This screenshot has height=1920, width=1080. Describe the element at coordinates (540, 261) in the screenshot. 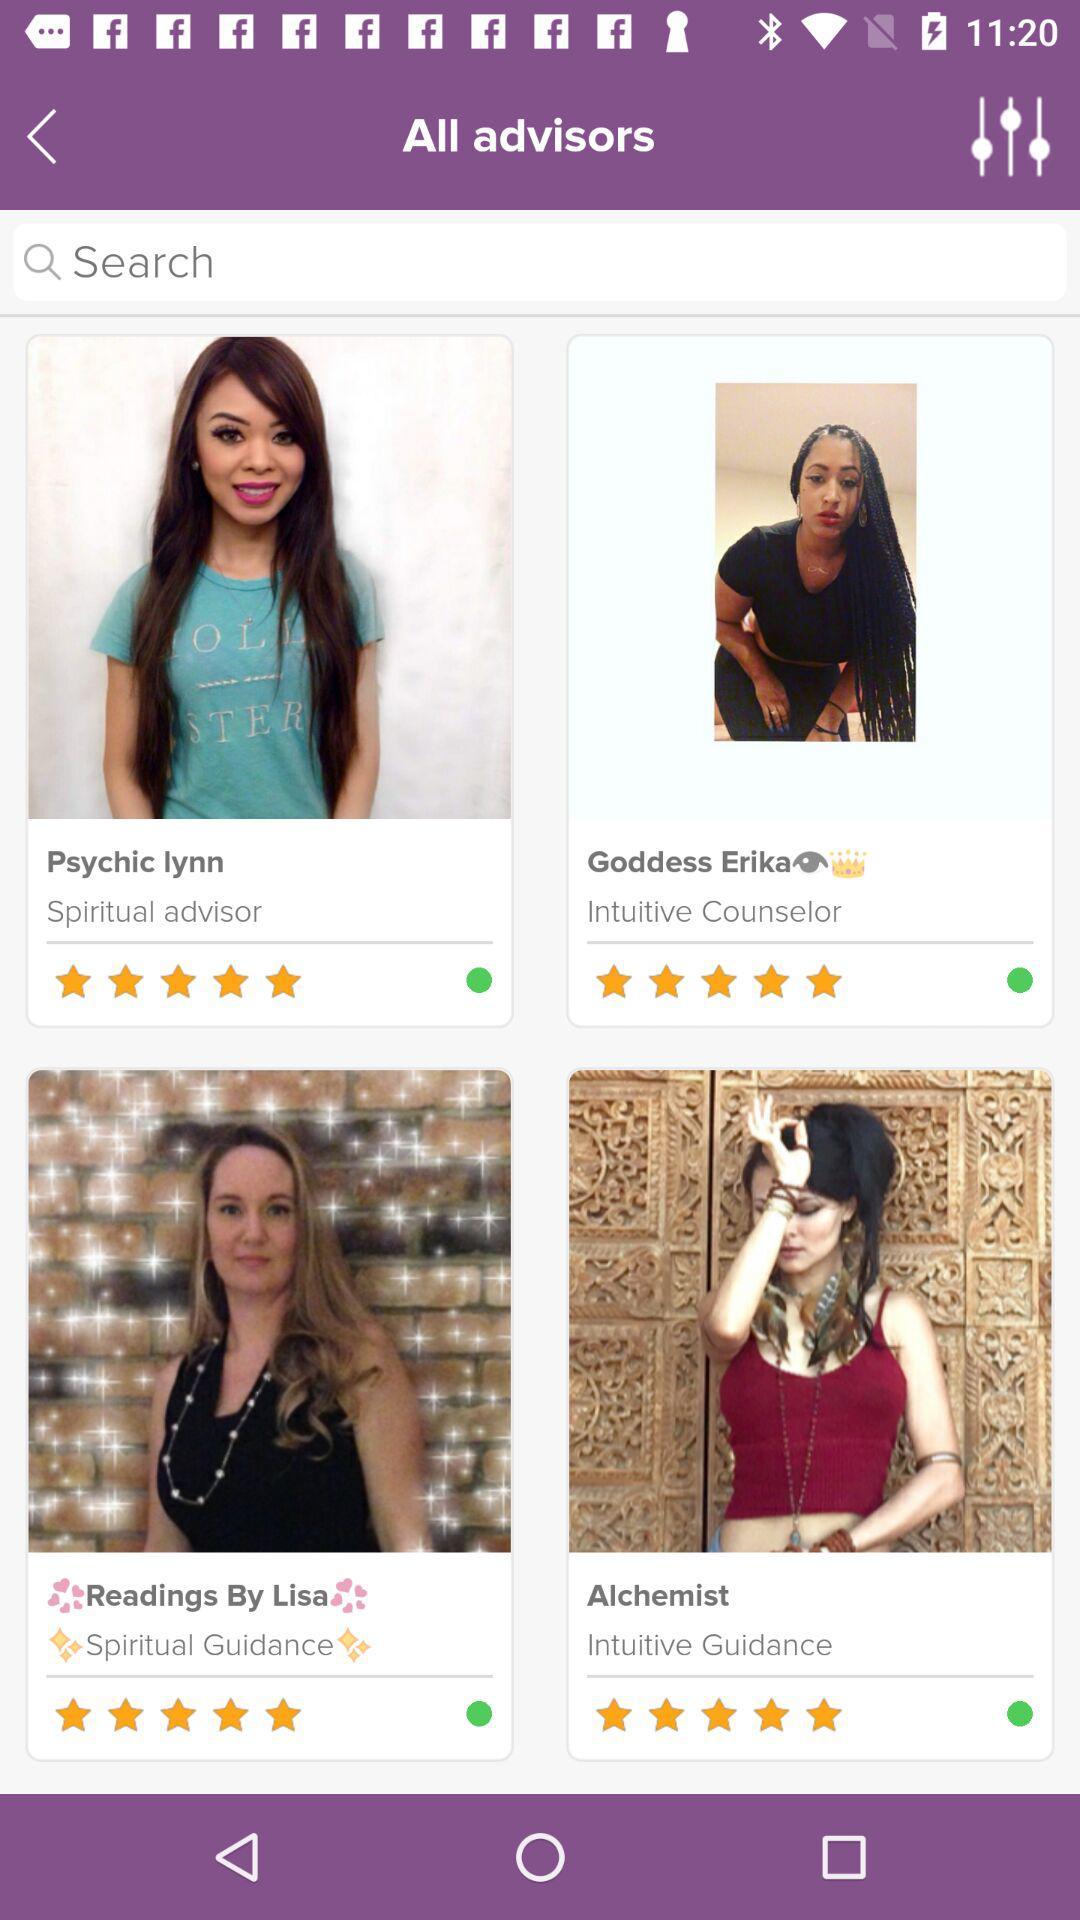

I see `search` at that location.